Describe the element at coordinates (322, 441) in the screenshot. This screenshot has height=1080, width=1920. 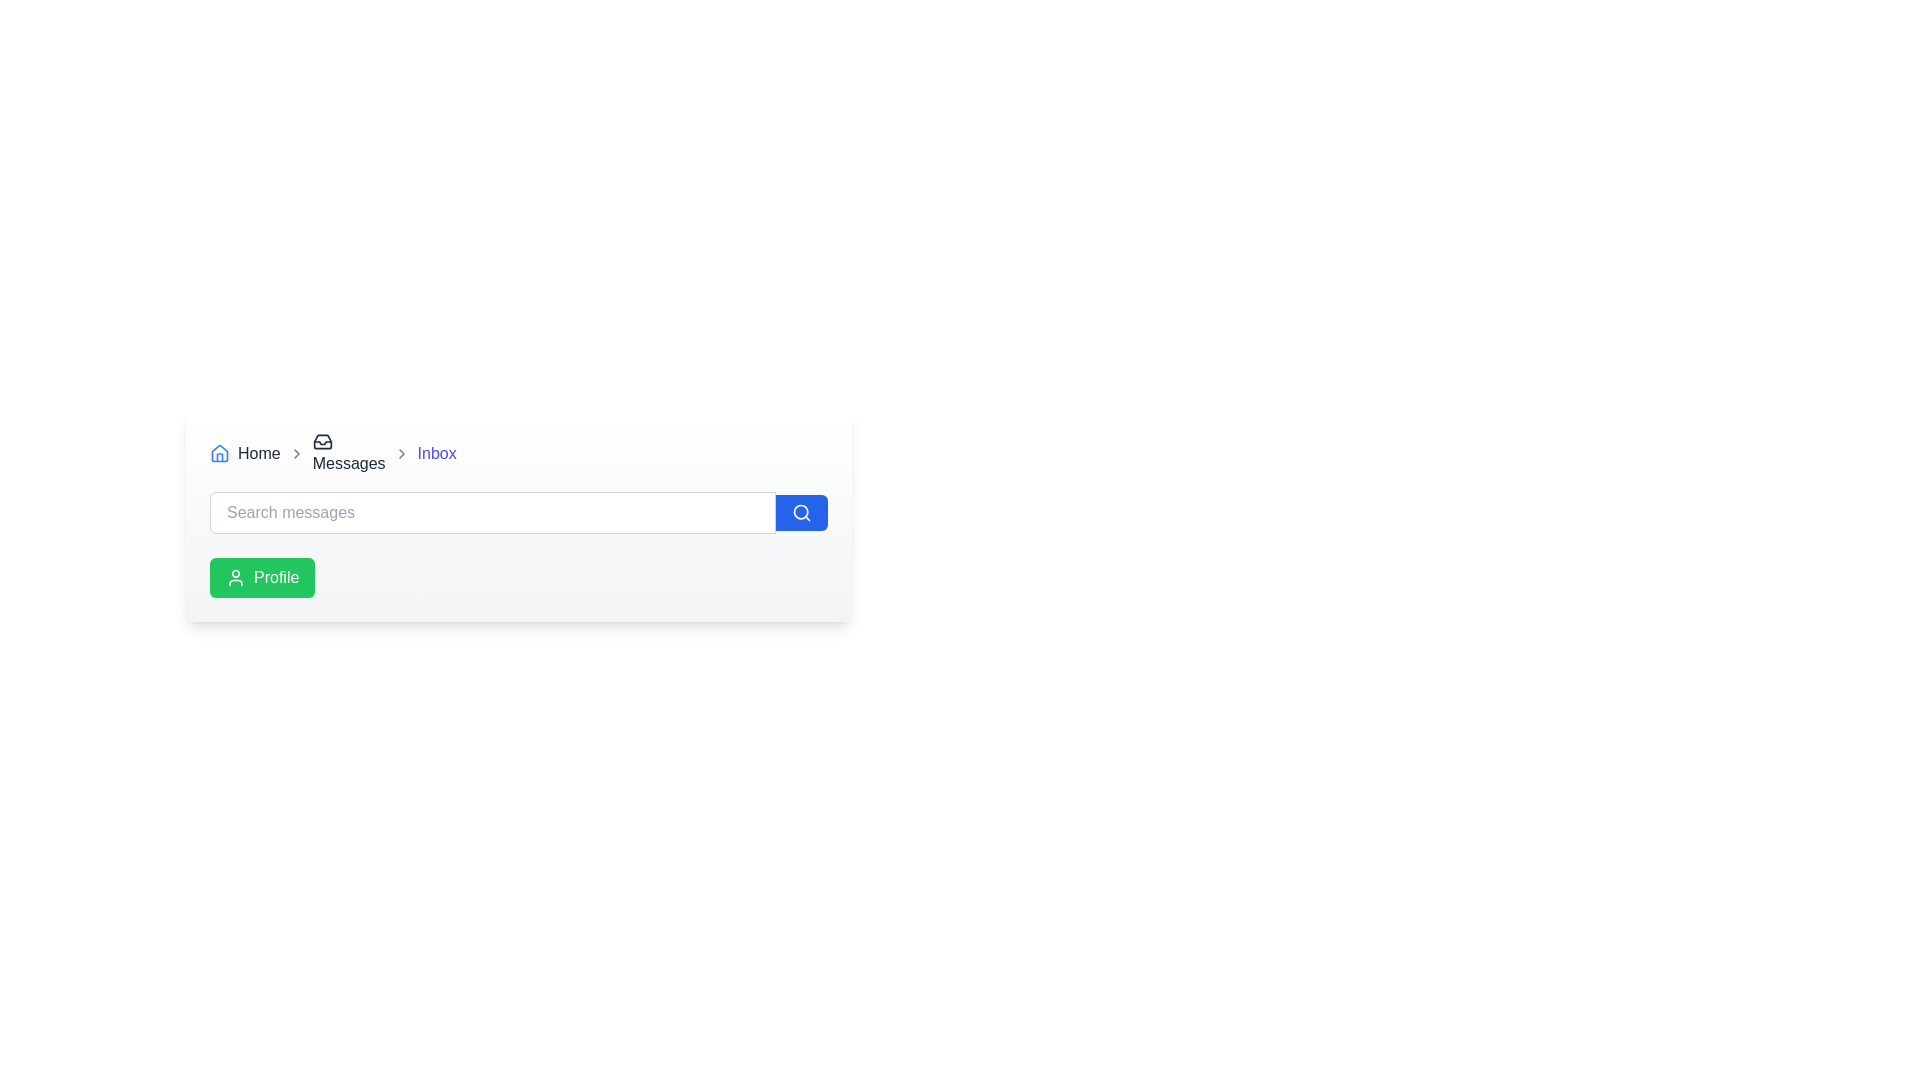
I see `the inbox icon located to the left of the 'Messages' text in the navigation bar` at that location.